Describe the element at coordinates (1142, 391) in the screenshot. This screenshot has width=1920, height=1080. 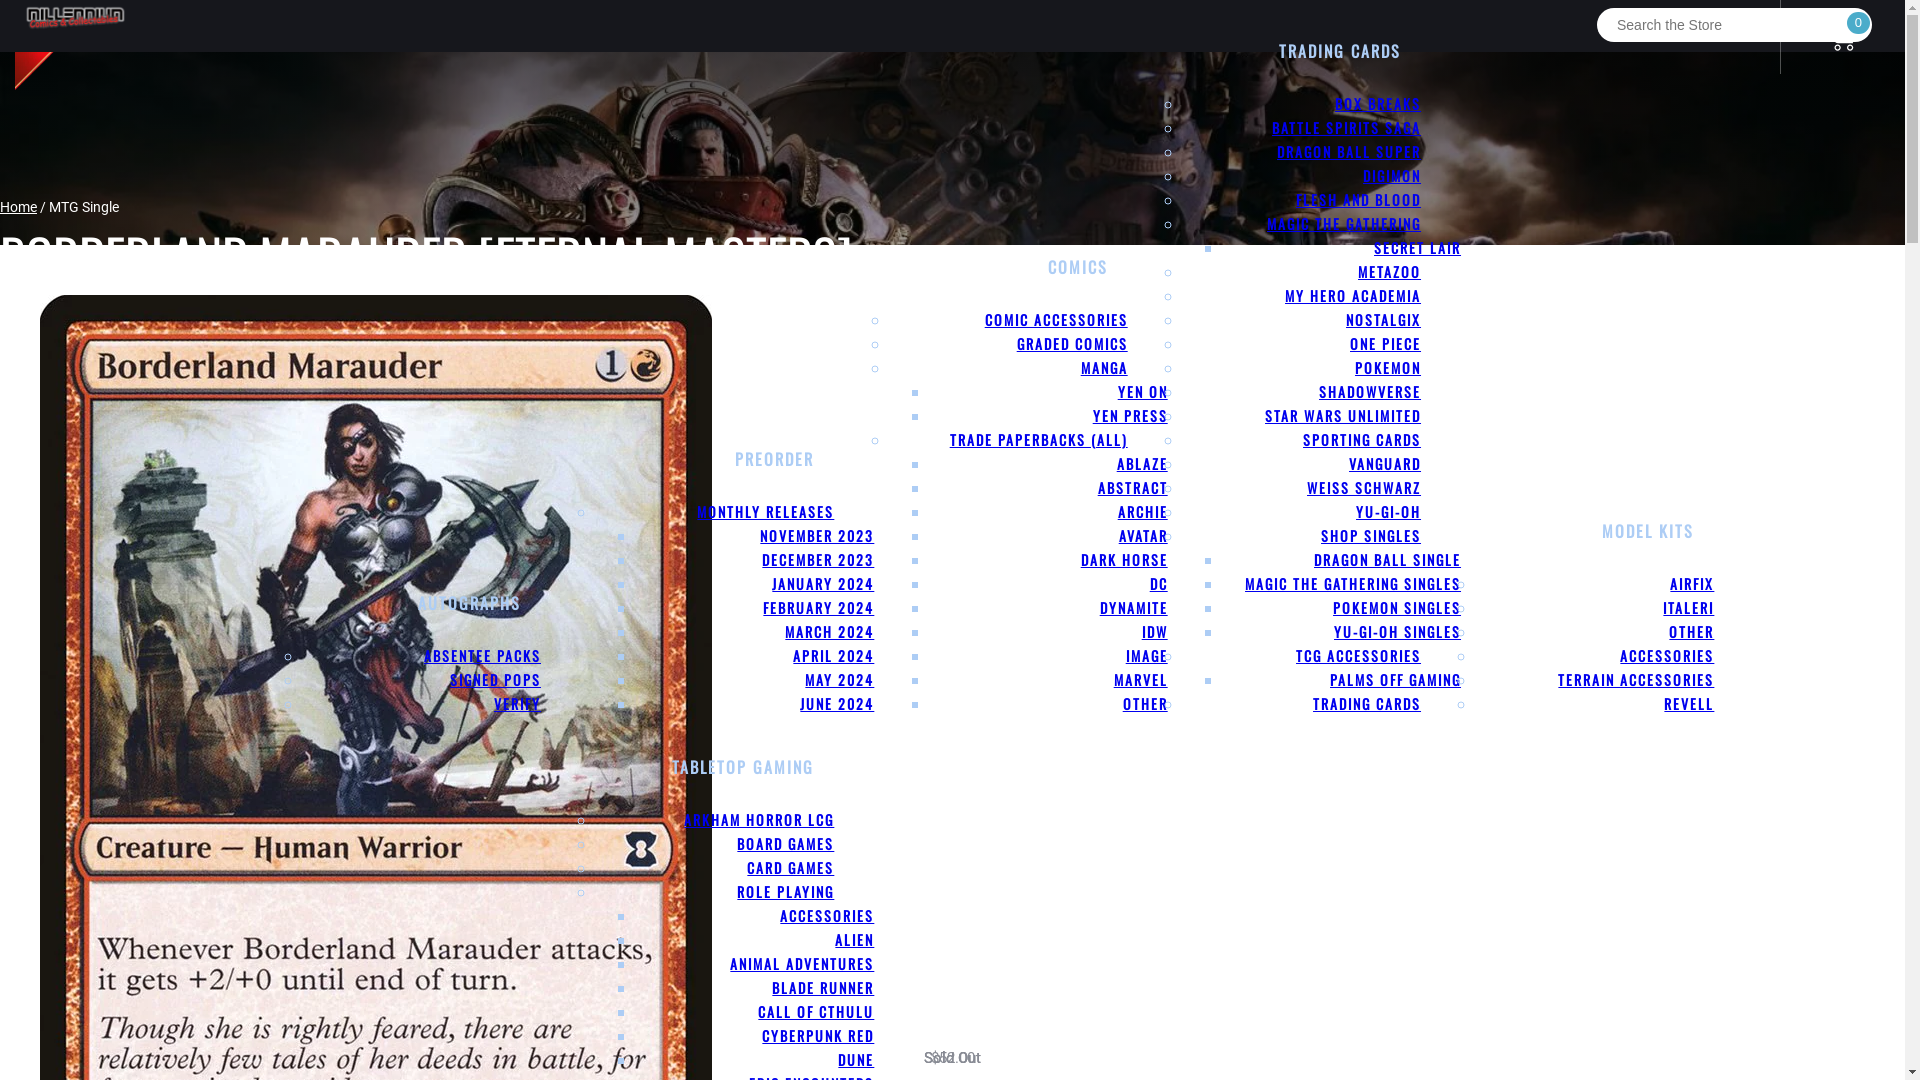
I see `'YEN ON'` at that location.